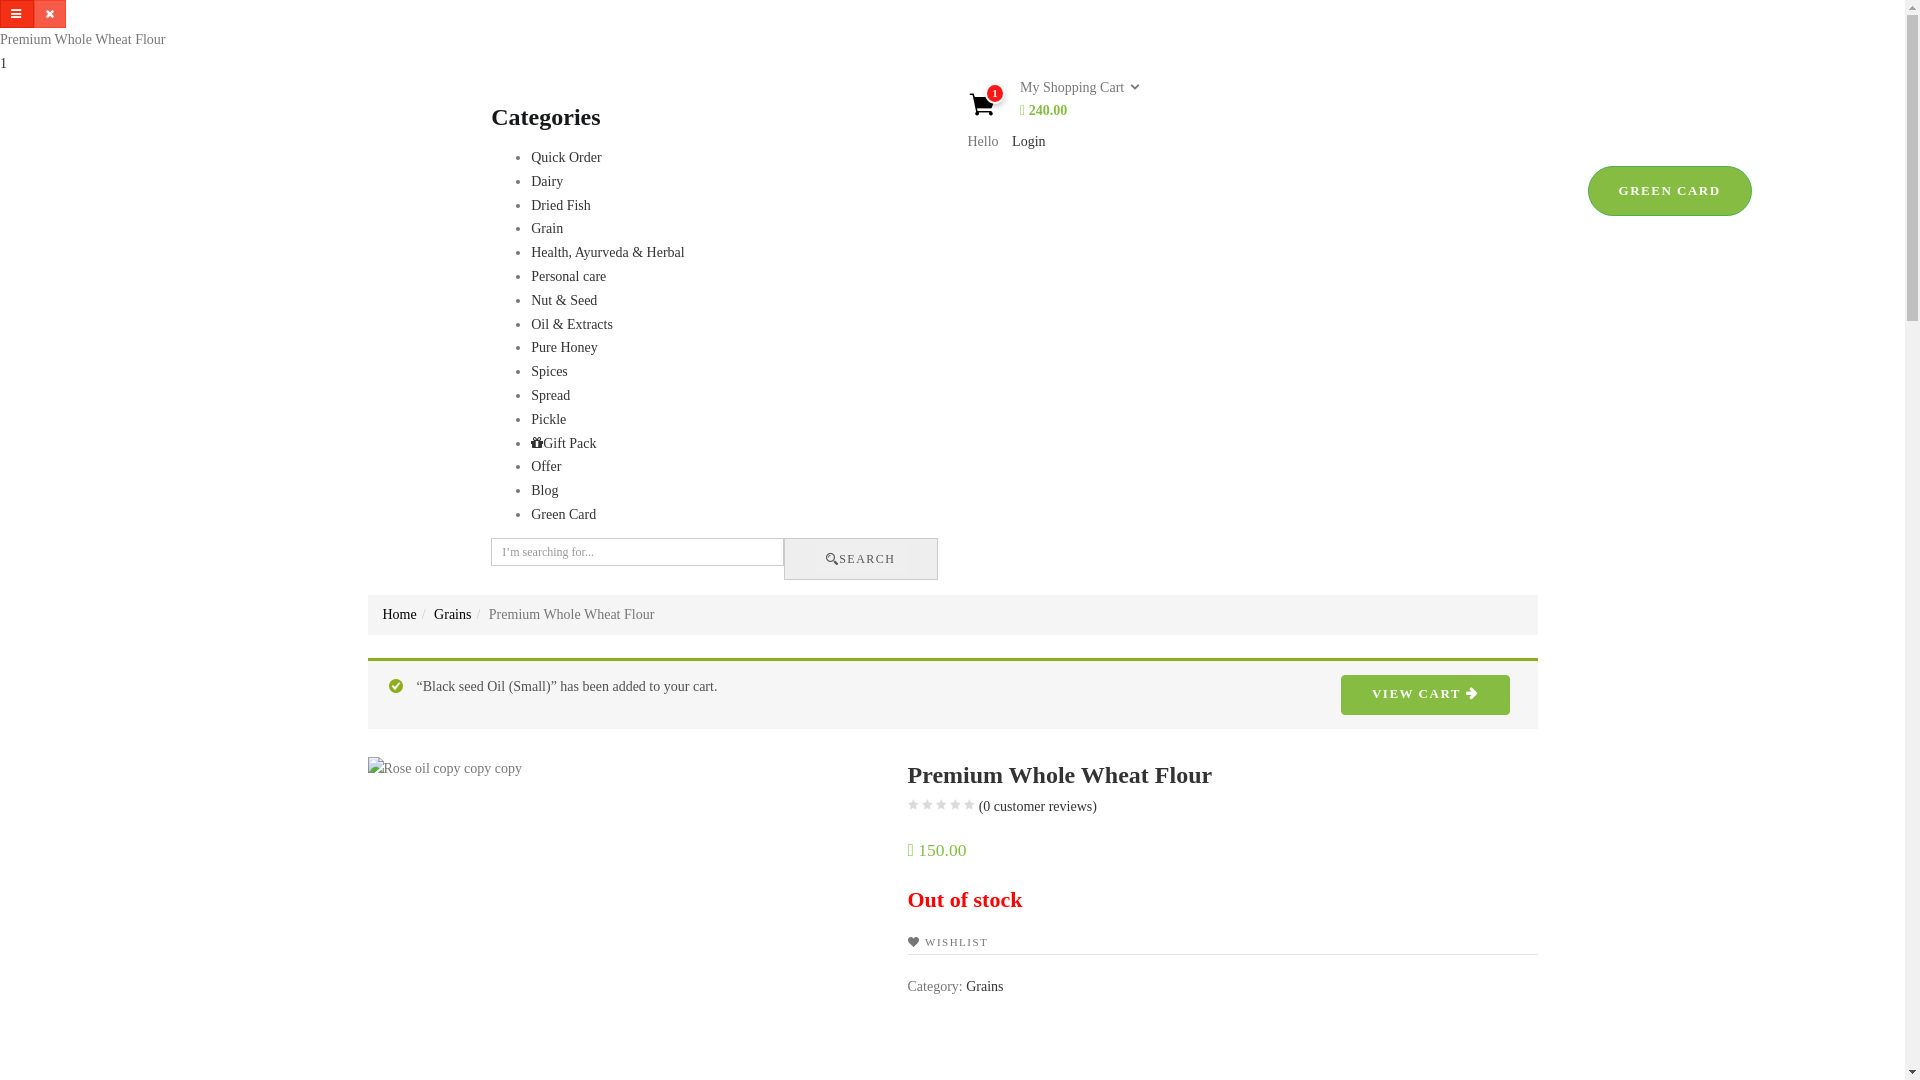  What do you see at coordinates (1670, 191) in the screenshot?
I see `'GREEN CARD'` at bounding box center [1670, 191].